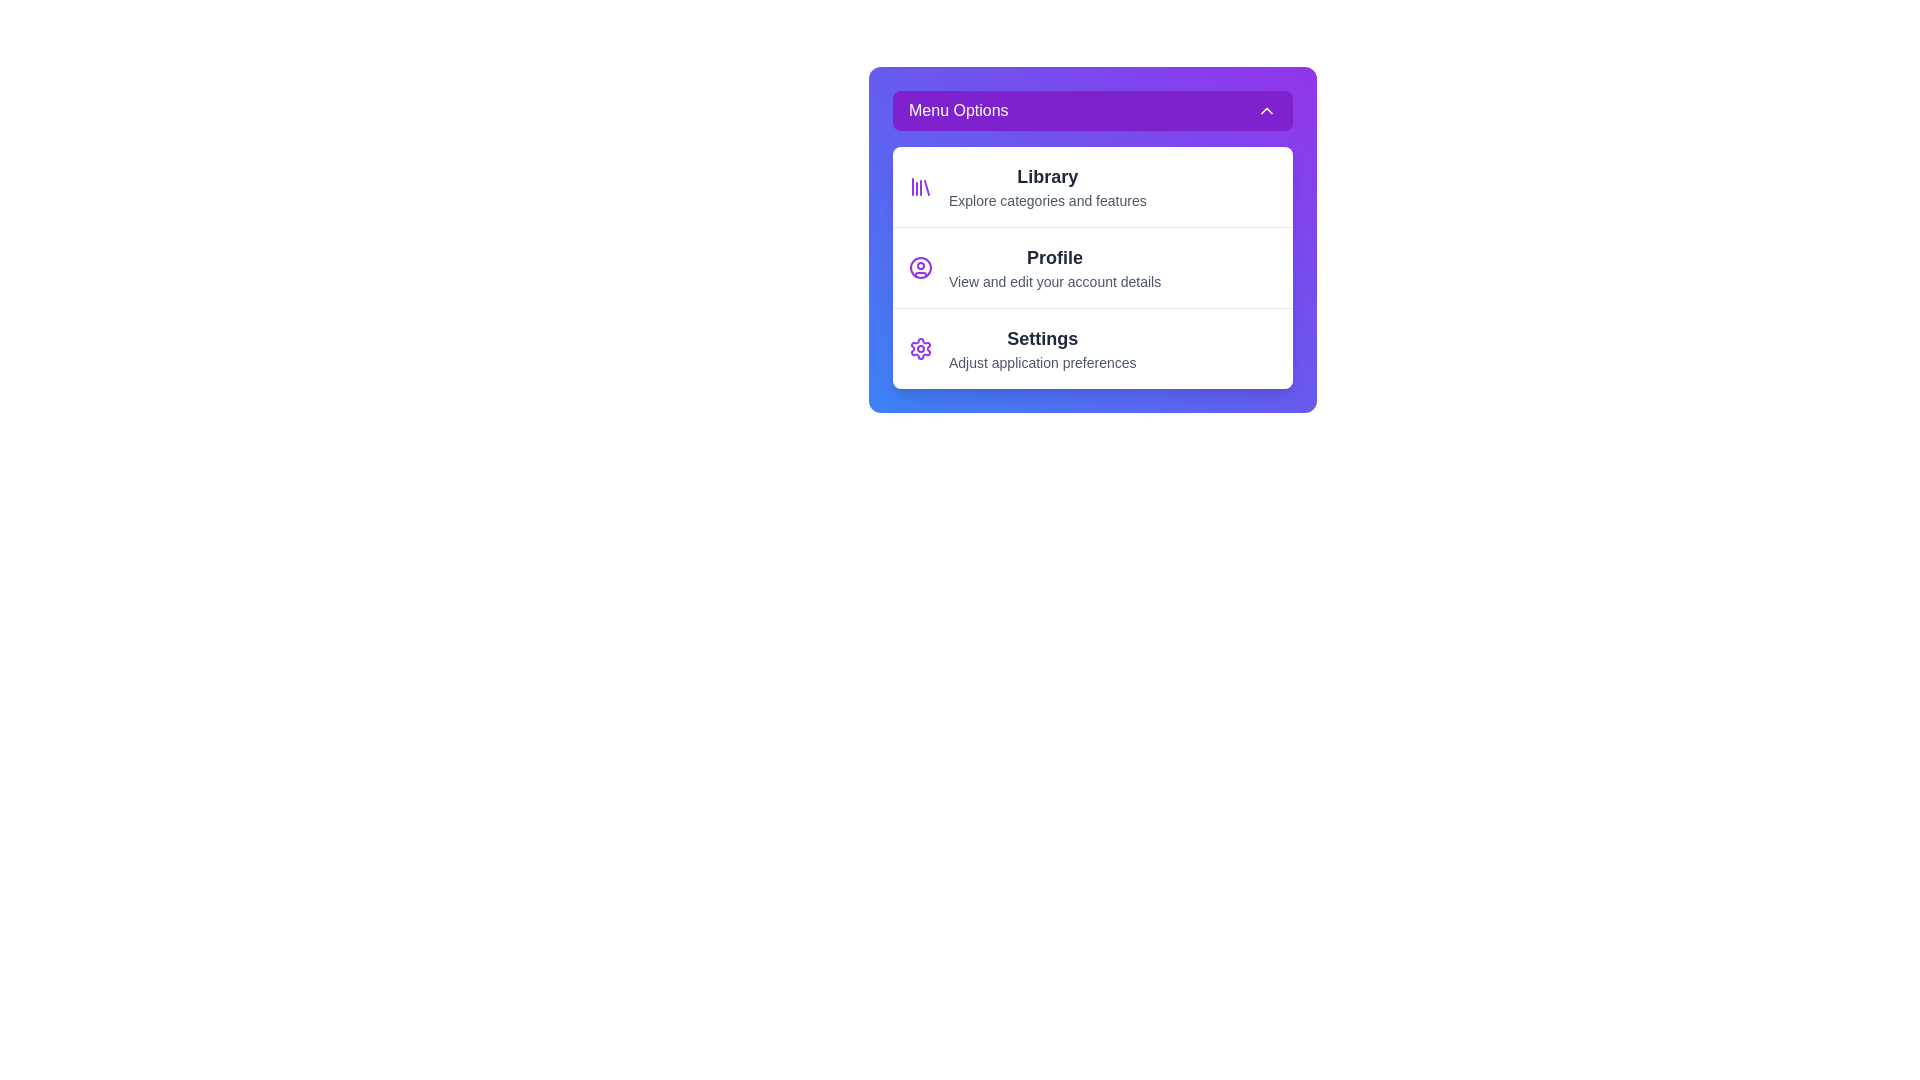 This screenshot has height=1080, width=1920. I want to click on the 'Settings' text label, so click(1041, 347).